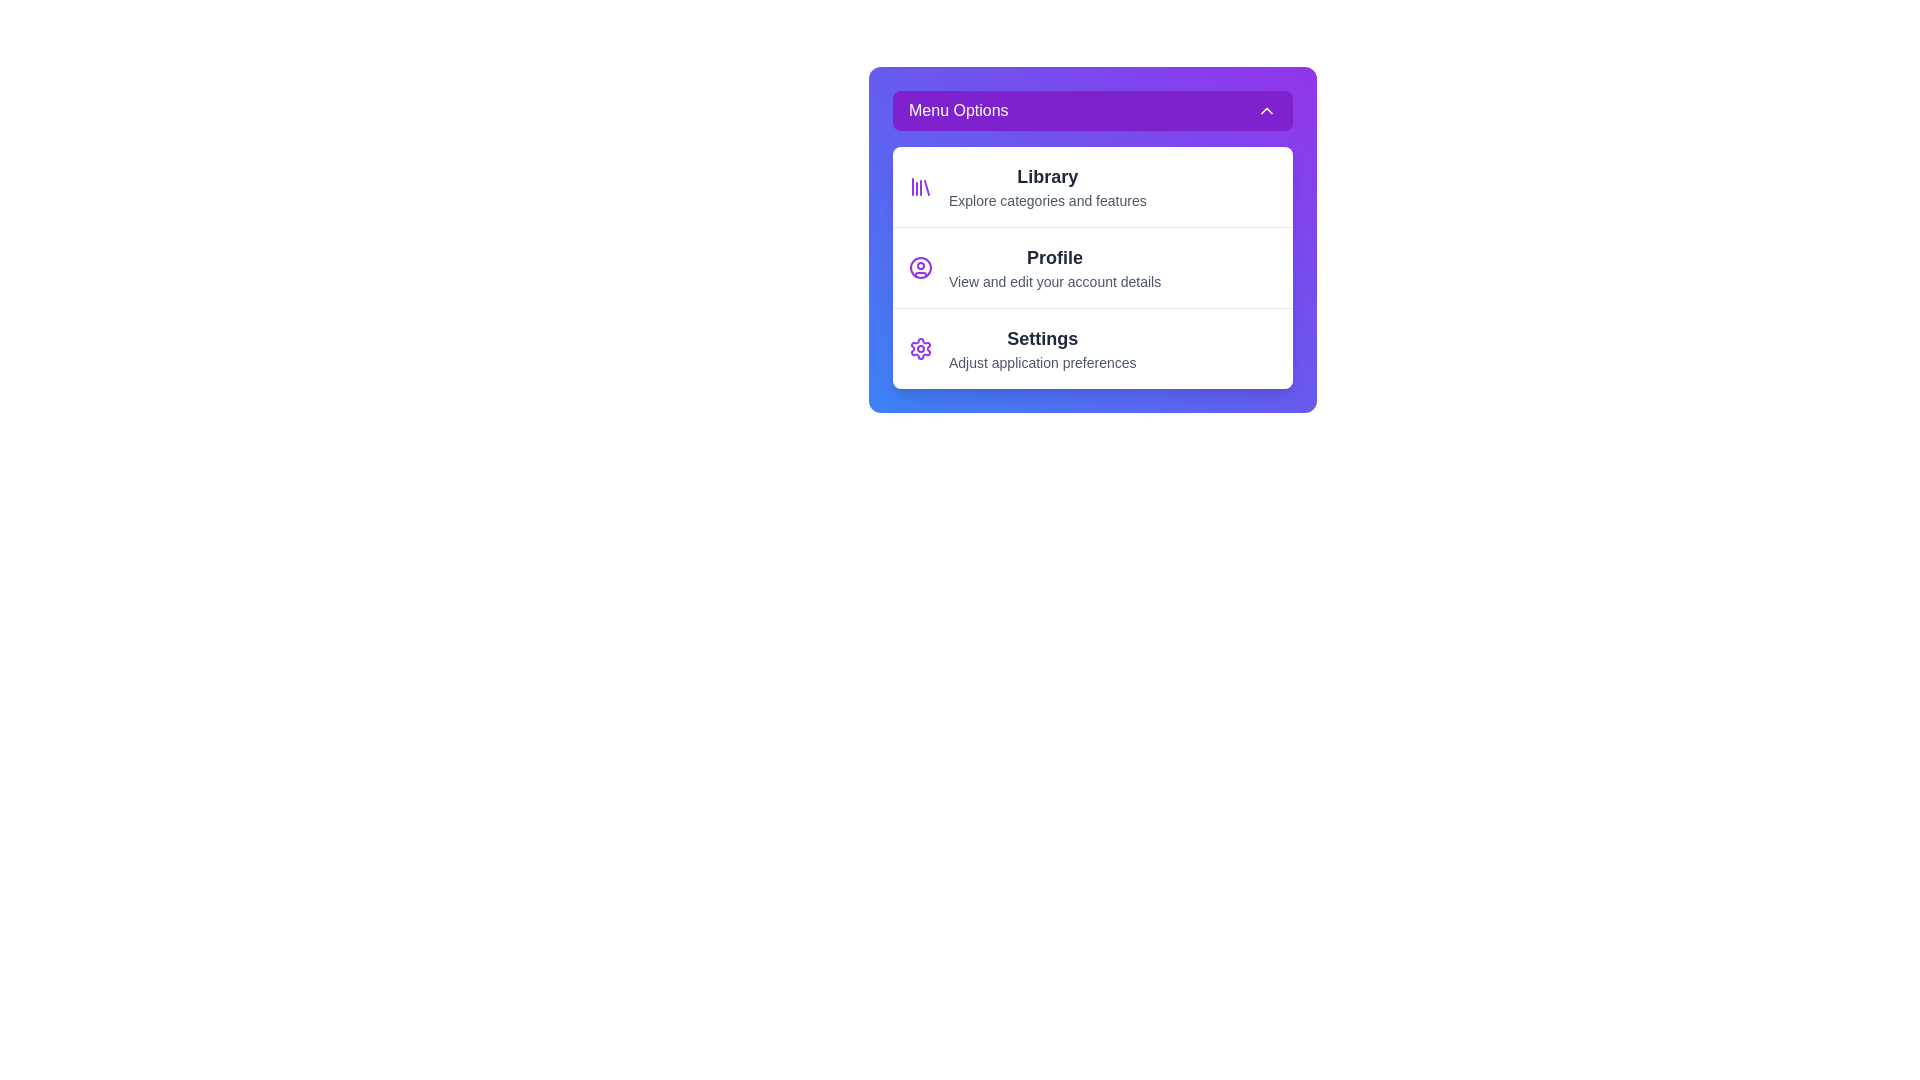 This screenshot has height=1080, width=1920. I want to click on the 'Settings' text label, so click(1041, 347).